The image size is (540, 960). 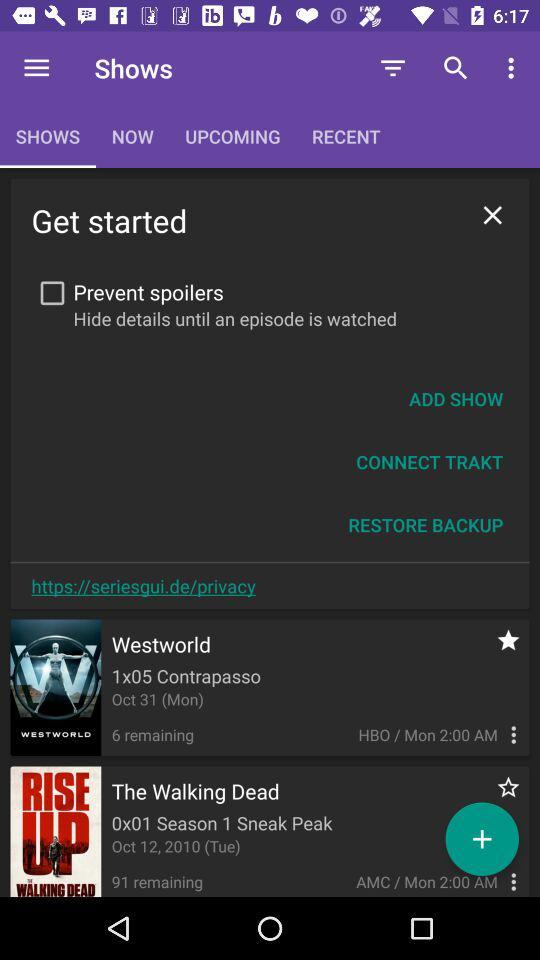 I want to click on the item to the right of upcoming, so click(x=393, y=68).